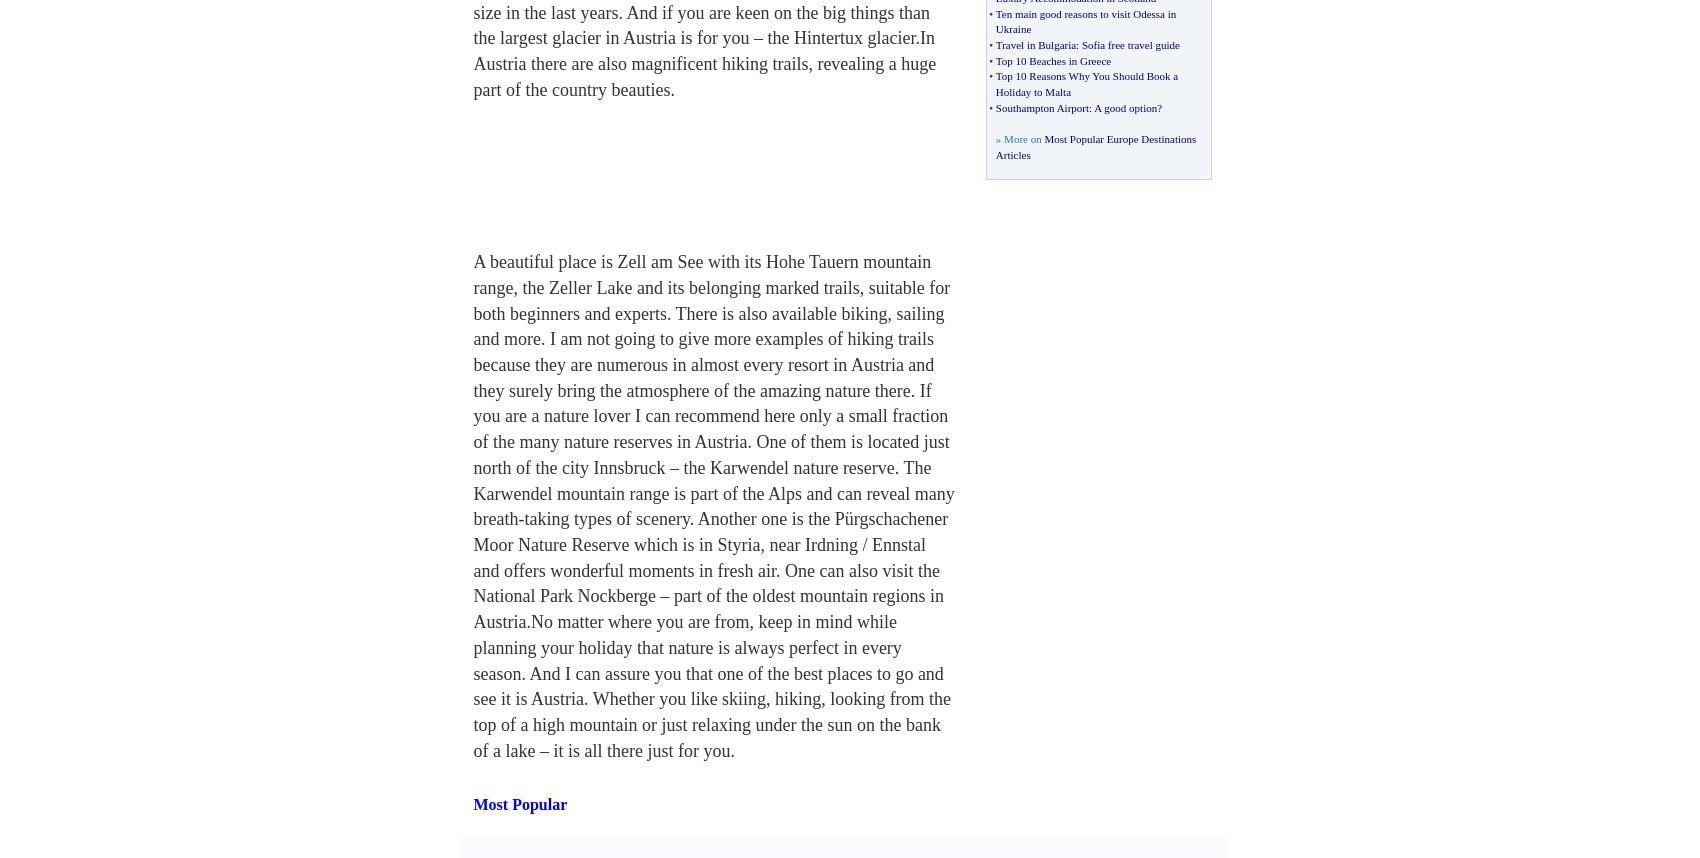 This screenshot has width=1700, height=858. Describe the element at coordinates (520, 804) in the screenshot. I see `'Most Popular'` at that location.